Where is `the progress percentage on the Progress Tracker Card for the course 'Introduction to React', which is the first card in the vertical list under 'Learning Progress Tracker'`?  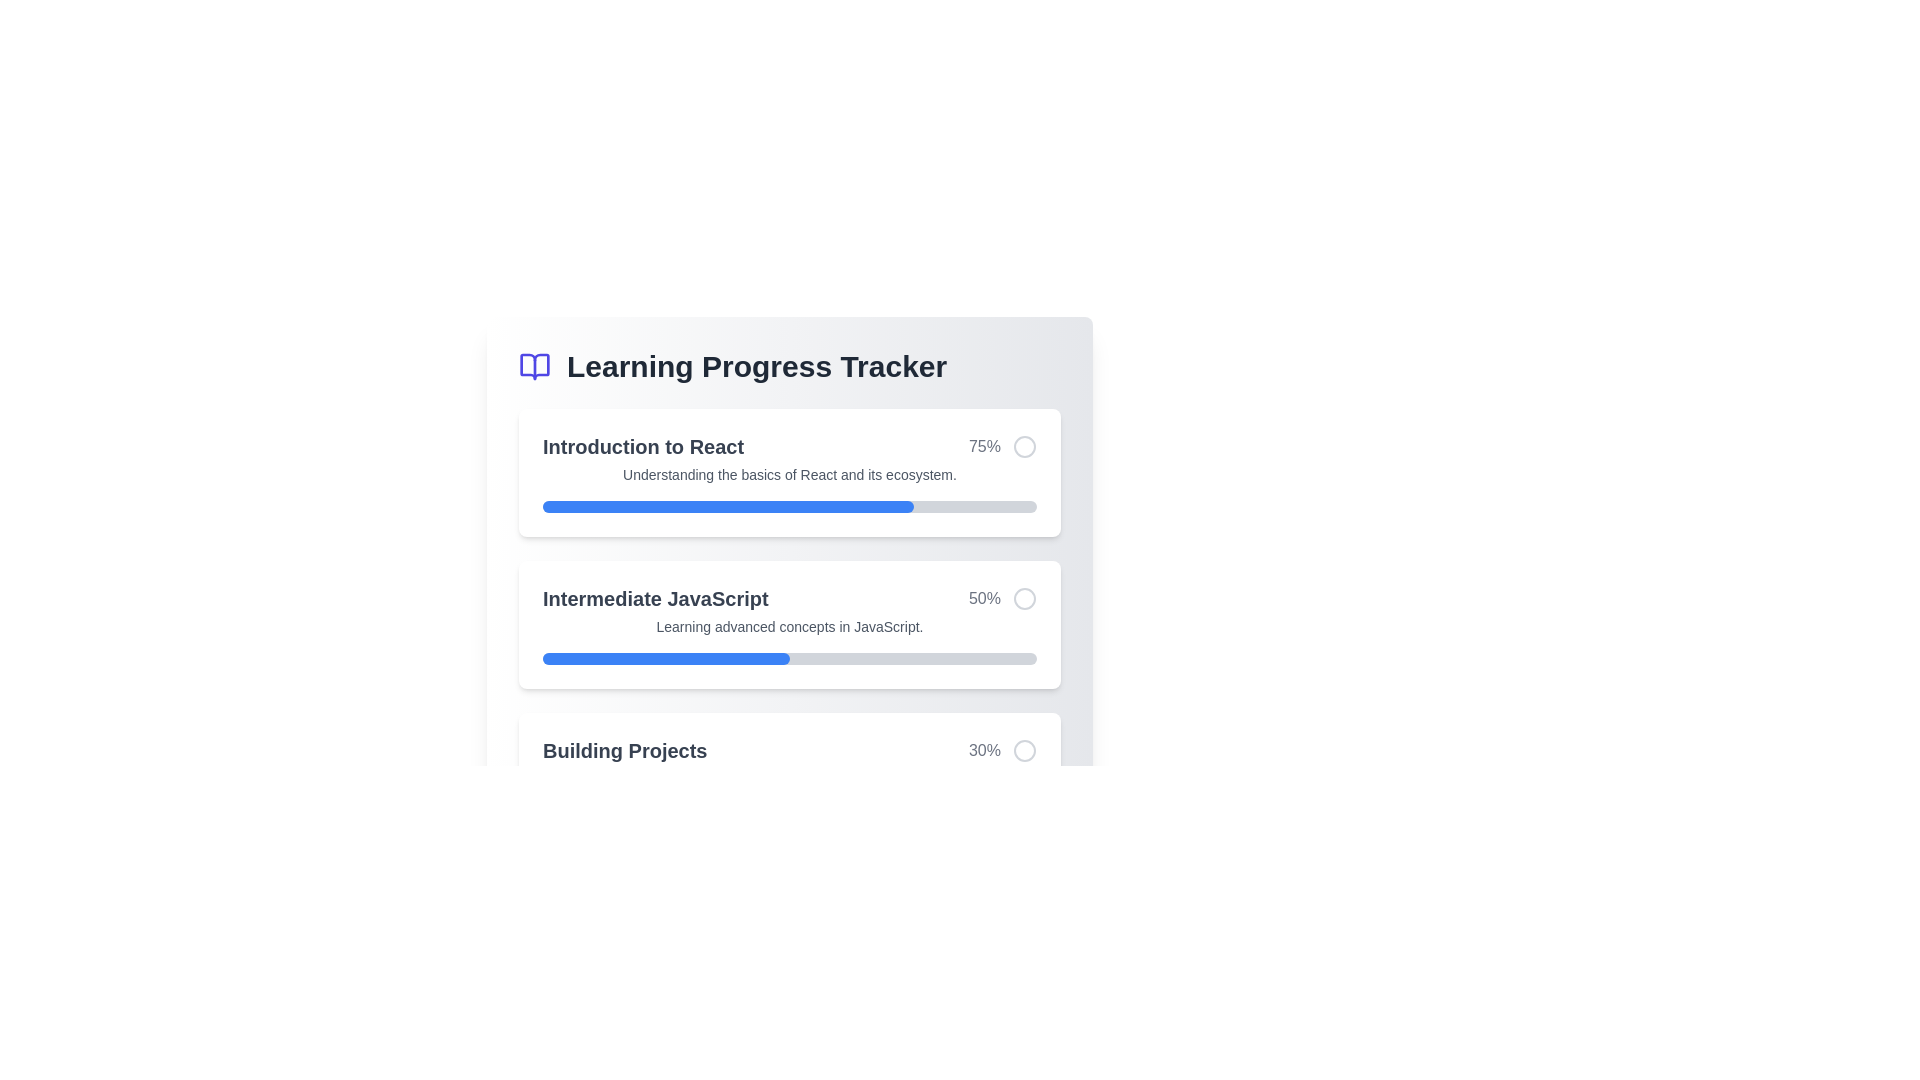 the progress percentage on the Progress Tracker Card for the course 'Introduction to React', which is the first card in the vertical list under 'Learning Progress Tracker' is located at coordinates (789, 473).